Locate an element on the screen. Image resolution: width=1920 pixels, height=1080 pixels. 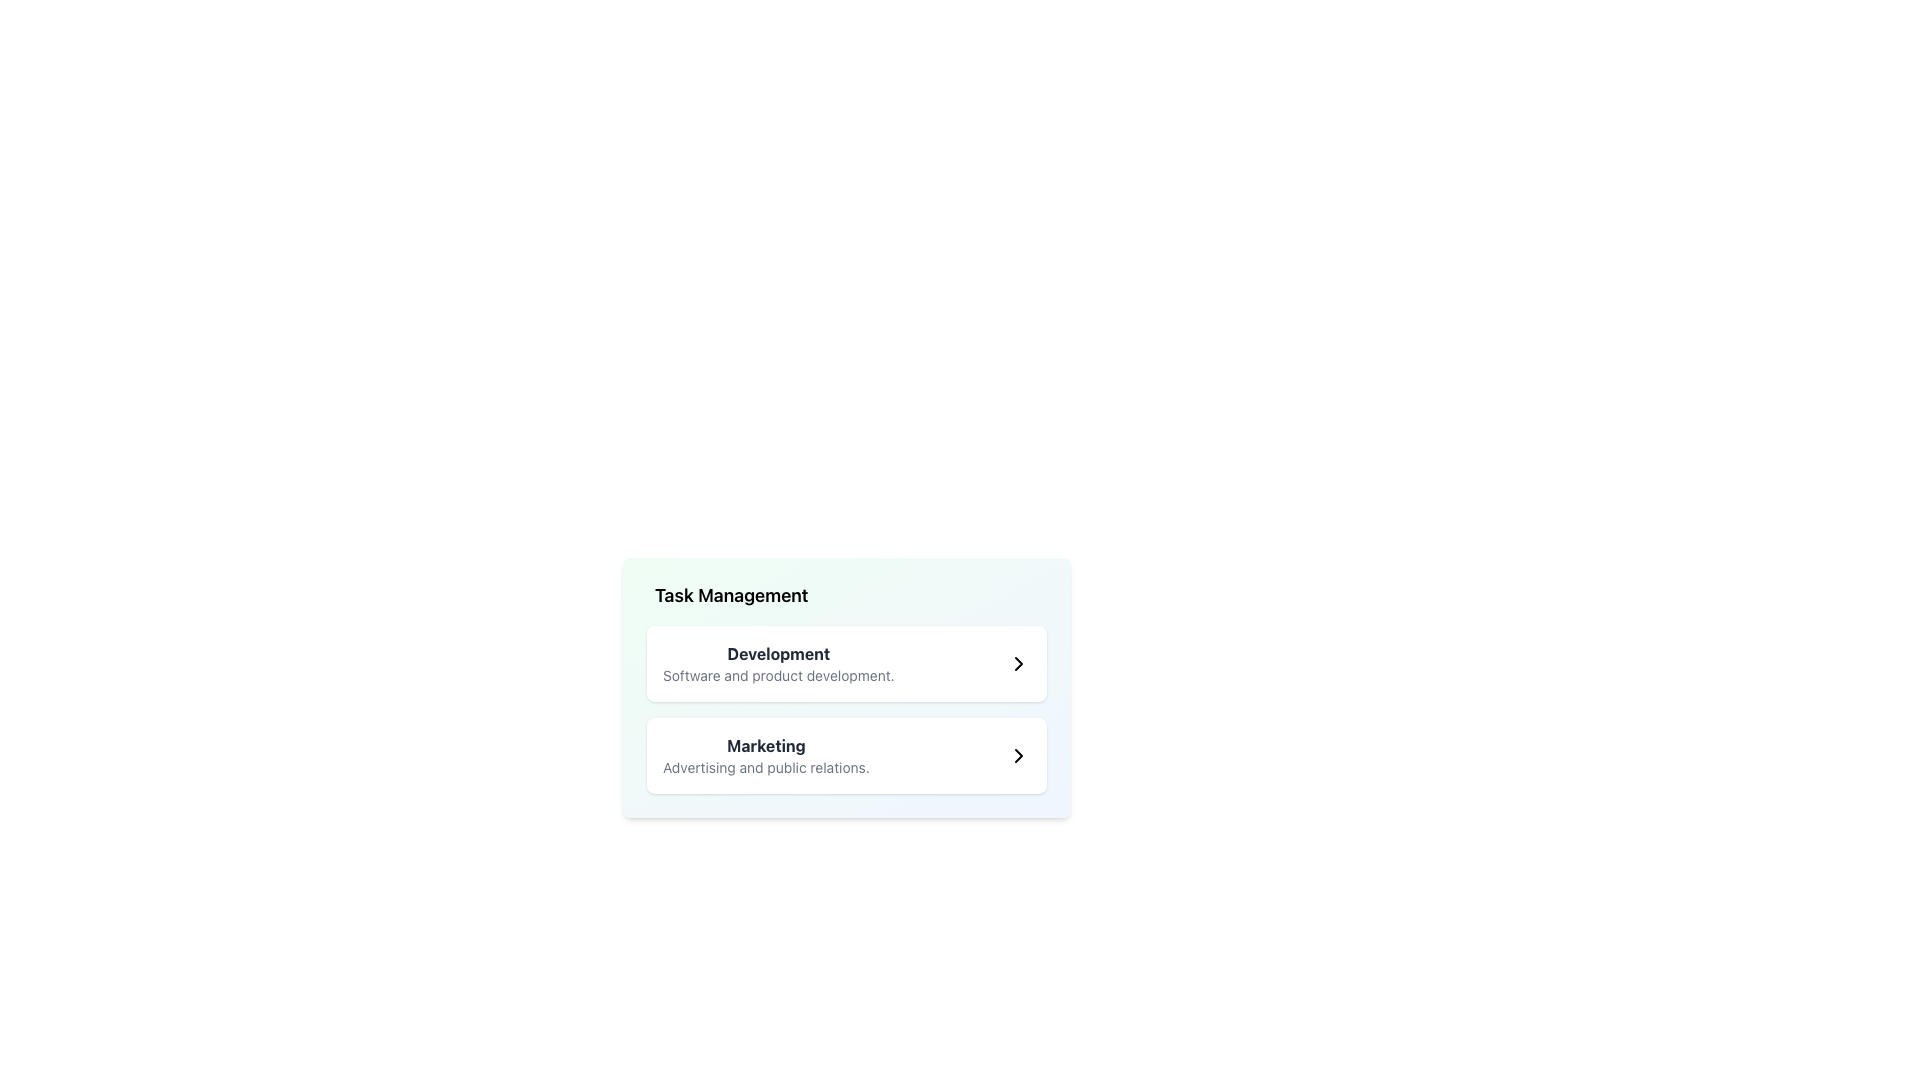
the Text Label that serves as the title for the 'Task Management' section, located at the top left corner of the card-like component is located at coordinates (730, 595).